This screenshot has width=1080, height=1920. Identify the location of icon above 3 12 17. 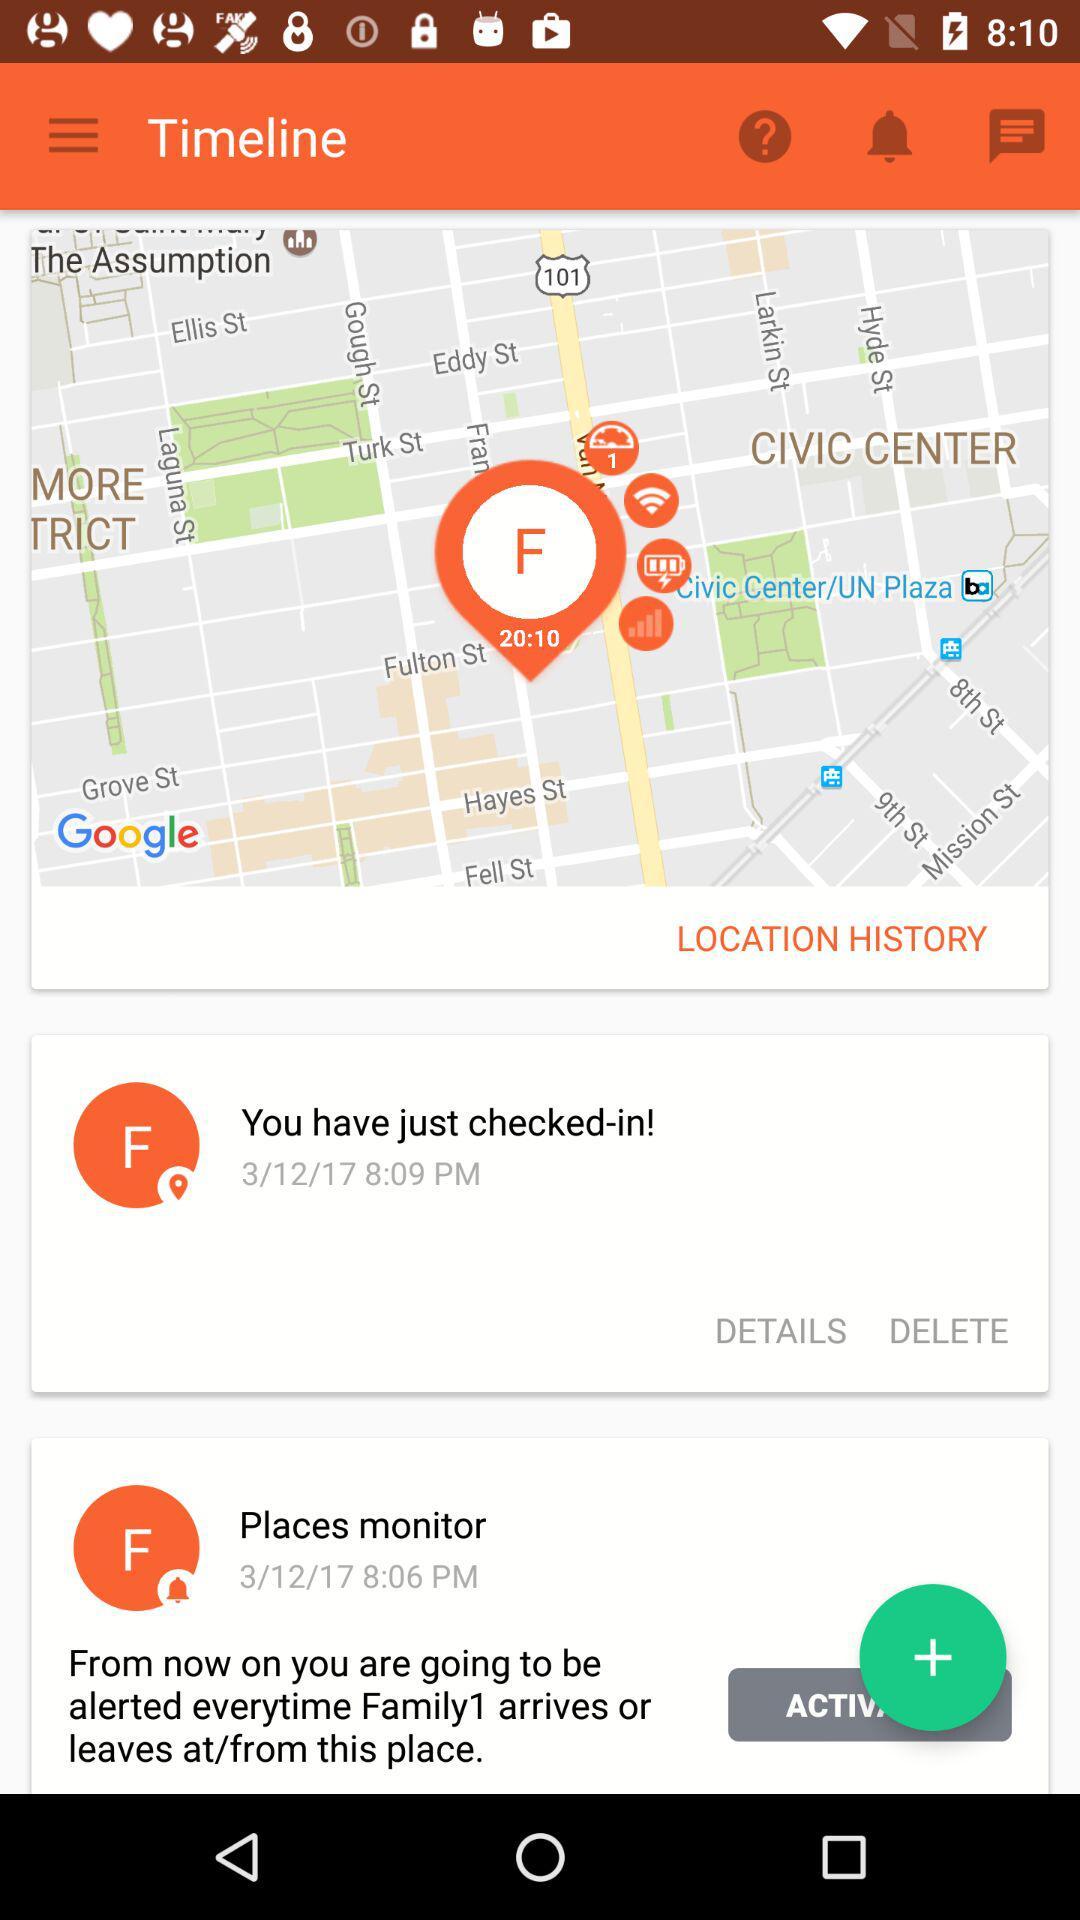
(623, 1121).